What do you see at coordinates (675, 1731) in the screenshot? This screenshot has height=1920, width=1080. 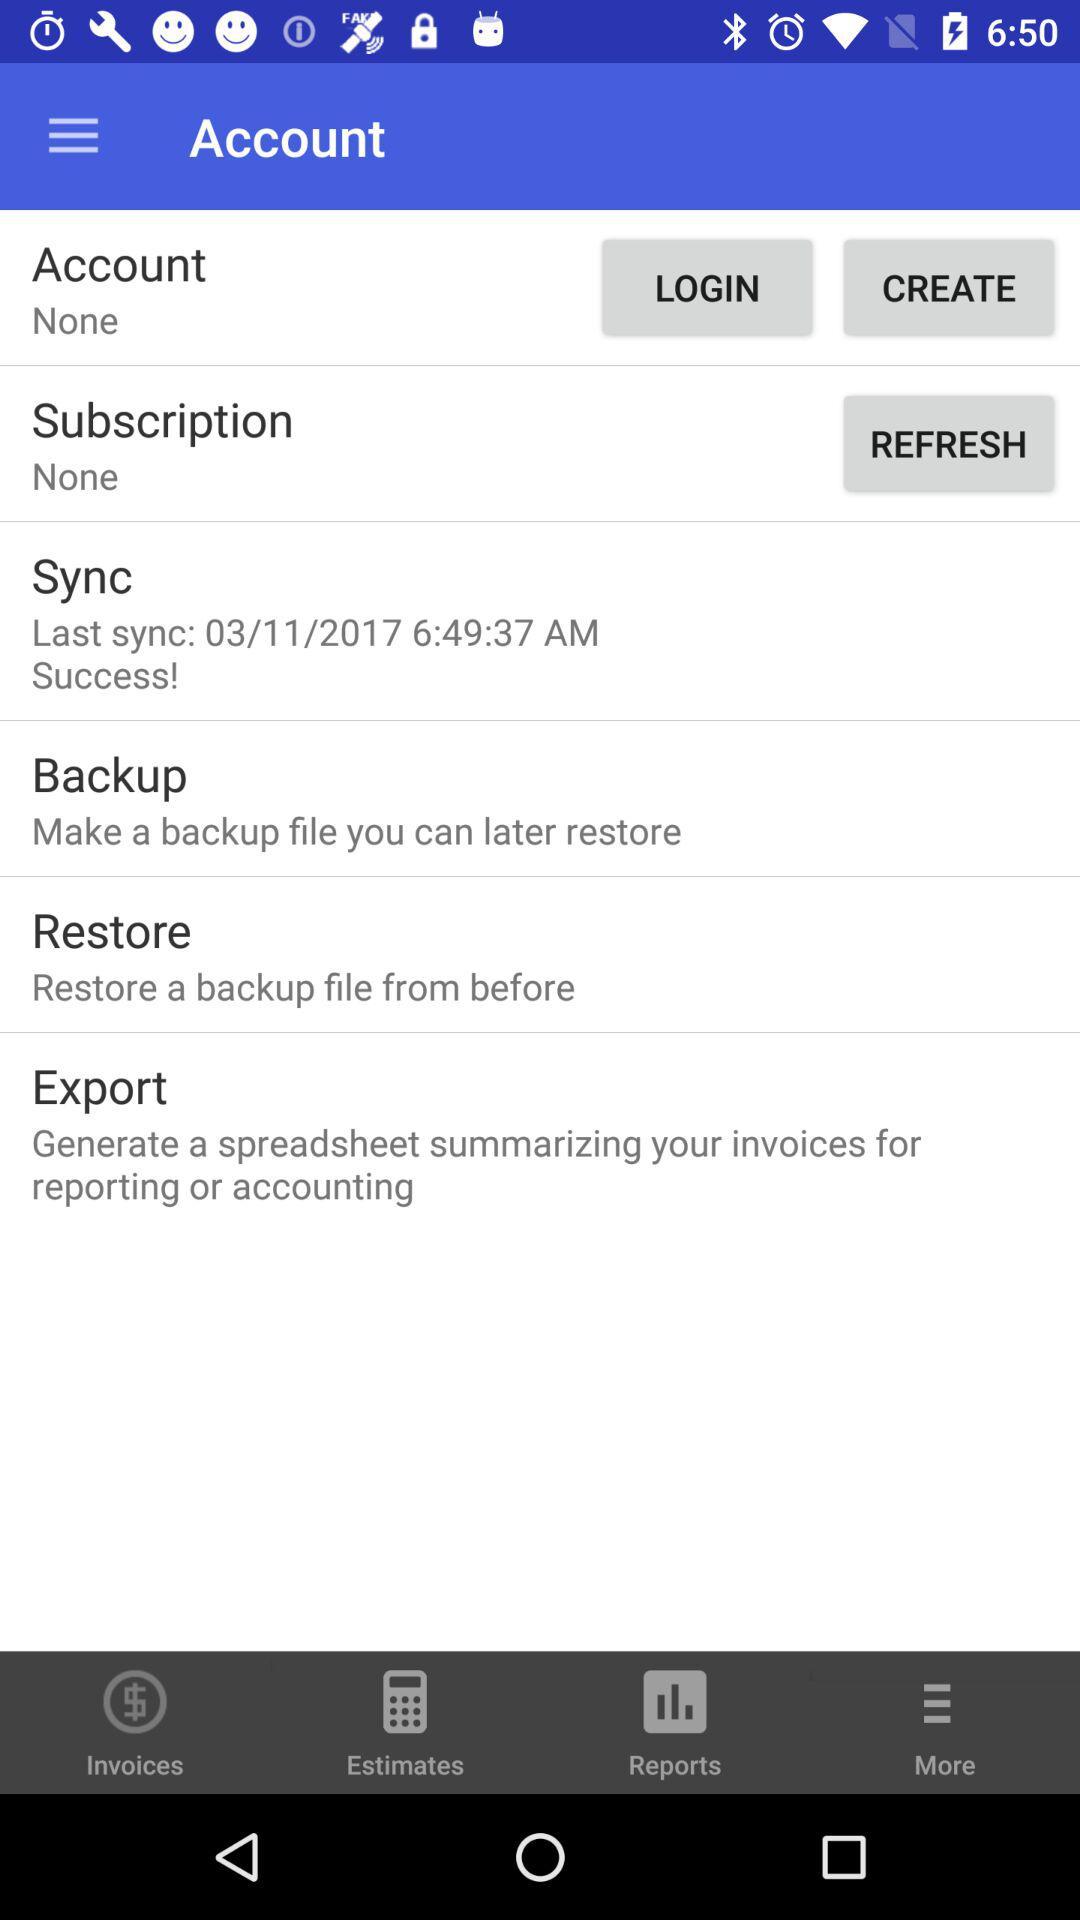 I see `the item next to estimates icon` at bounding box center [675, 1731].